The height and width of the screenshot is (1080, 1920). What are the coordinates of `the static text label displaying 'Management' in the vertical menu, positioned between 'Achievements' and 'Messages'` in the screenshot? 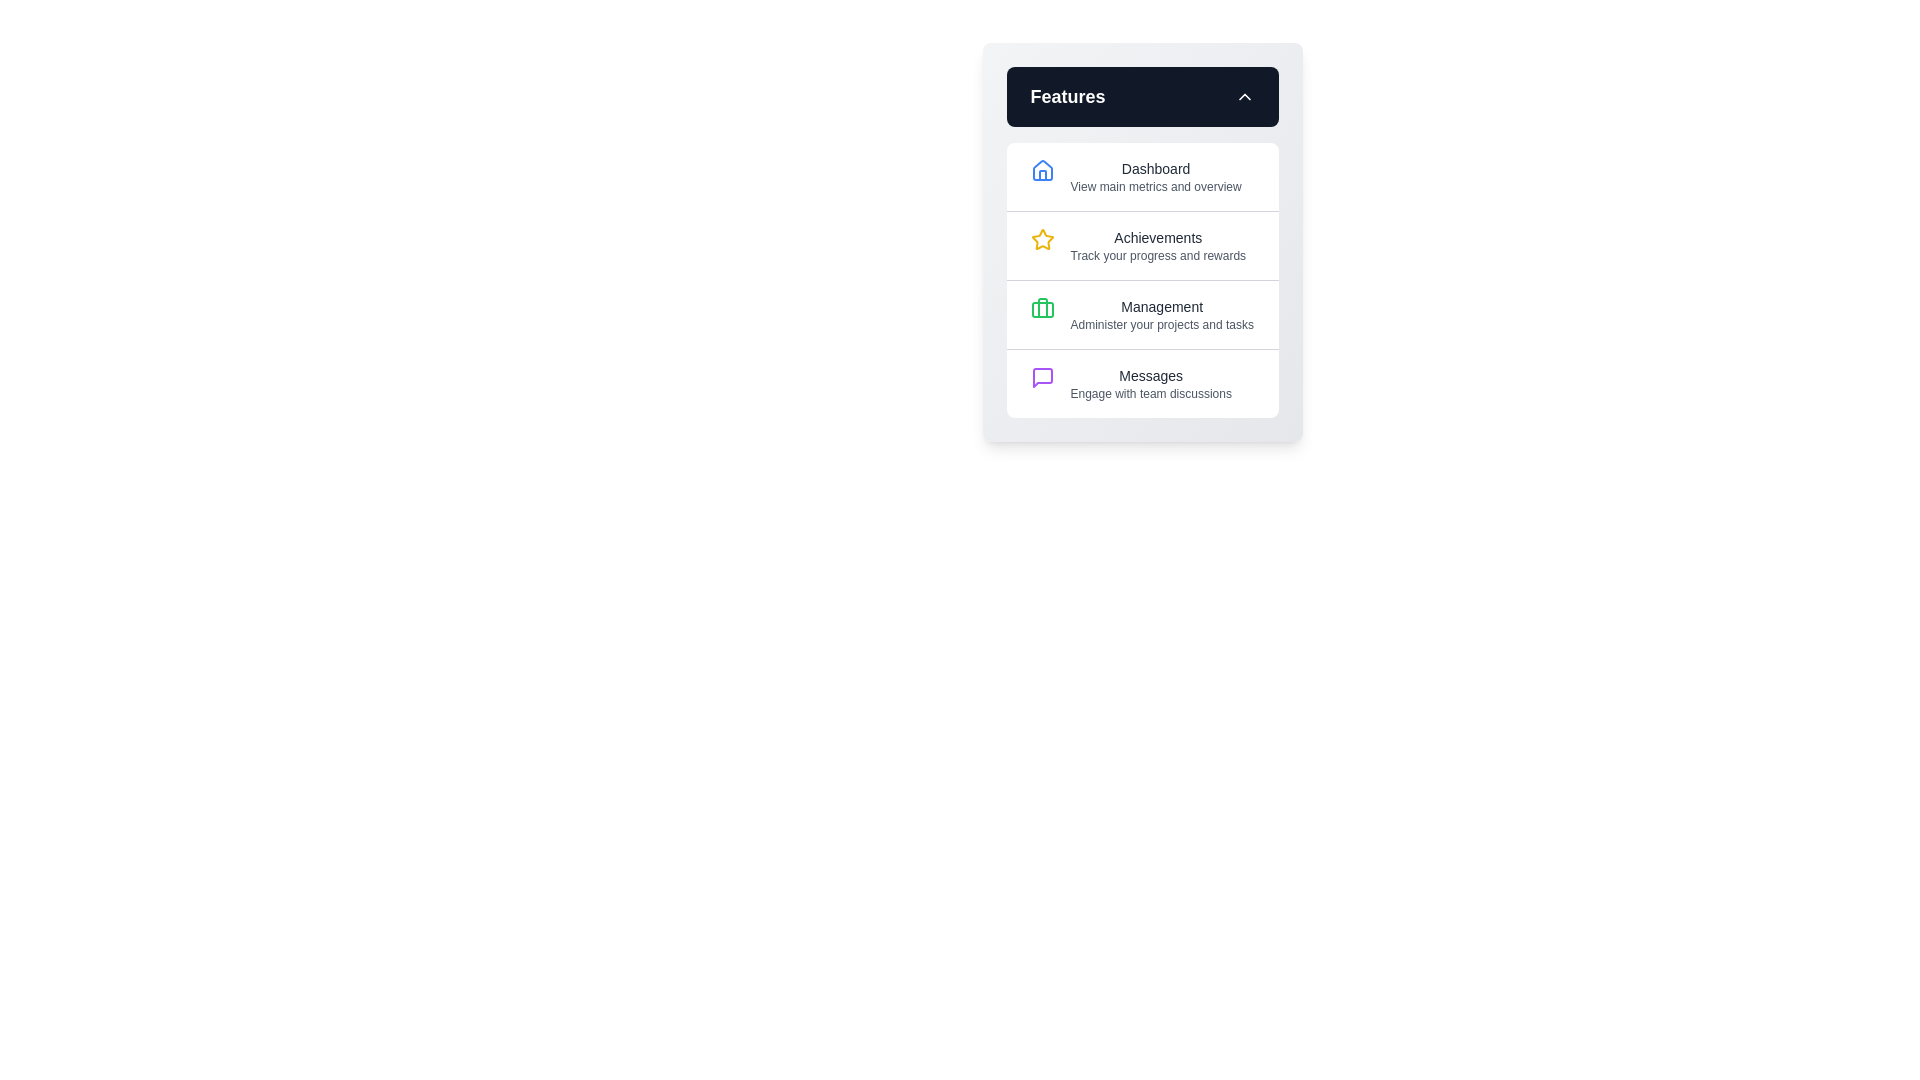 It's located at (1162, 307).